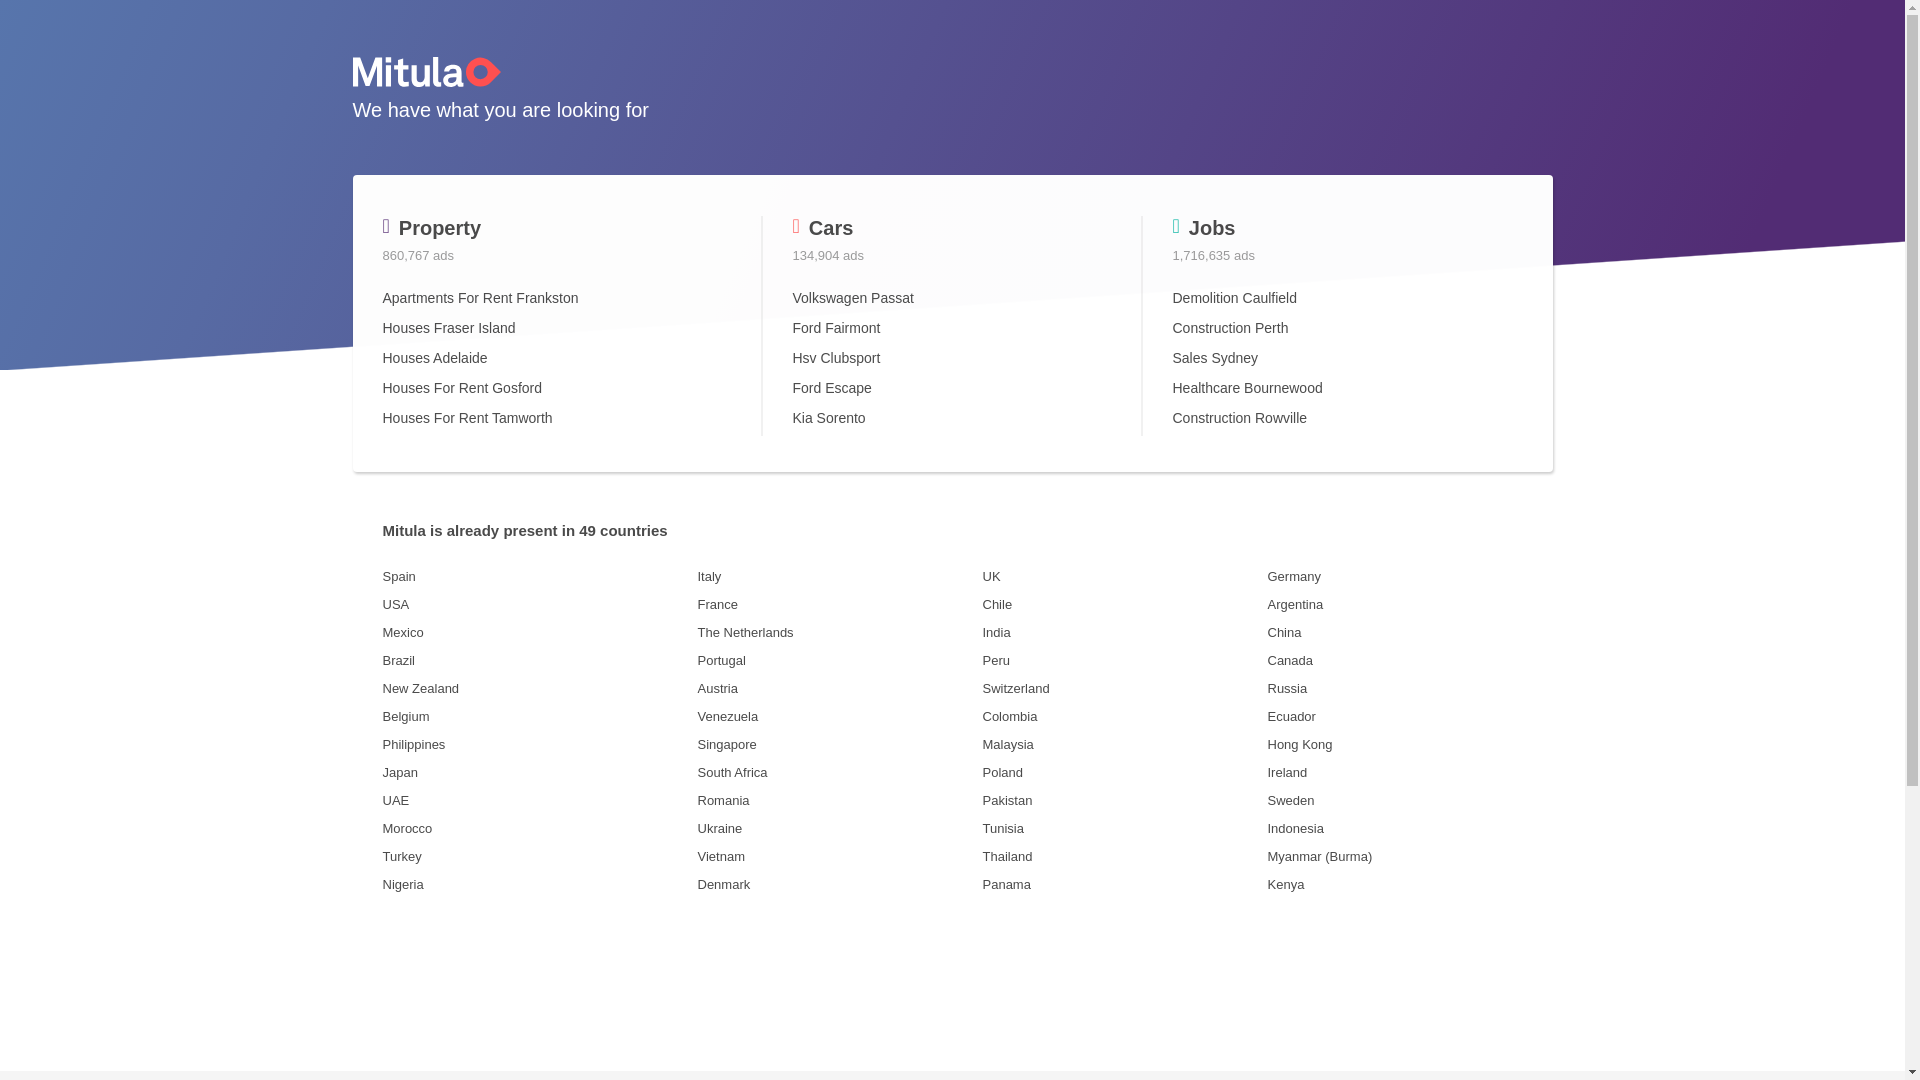 This screenshot has width=1920, height=1080. I want to click on 'Sales Sydney', so click(1213, 357).